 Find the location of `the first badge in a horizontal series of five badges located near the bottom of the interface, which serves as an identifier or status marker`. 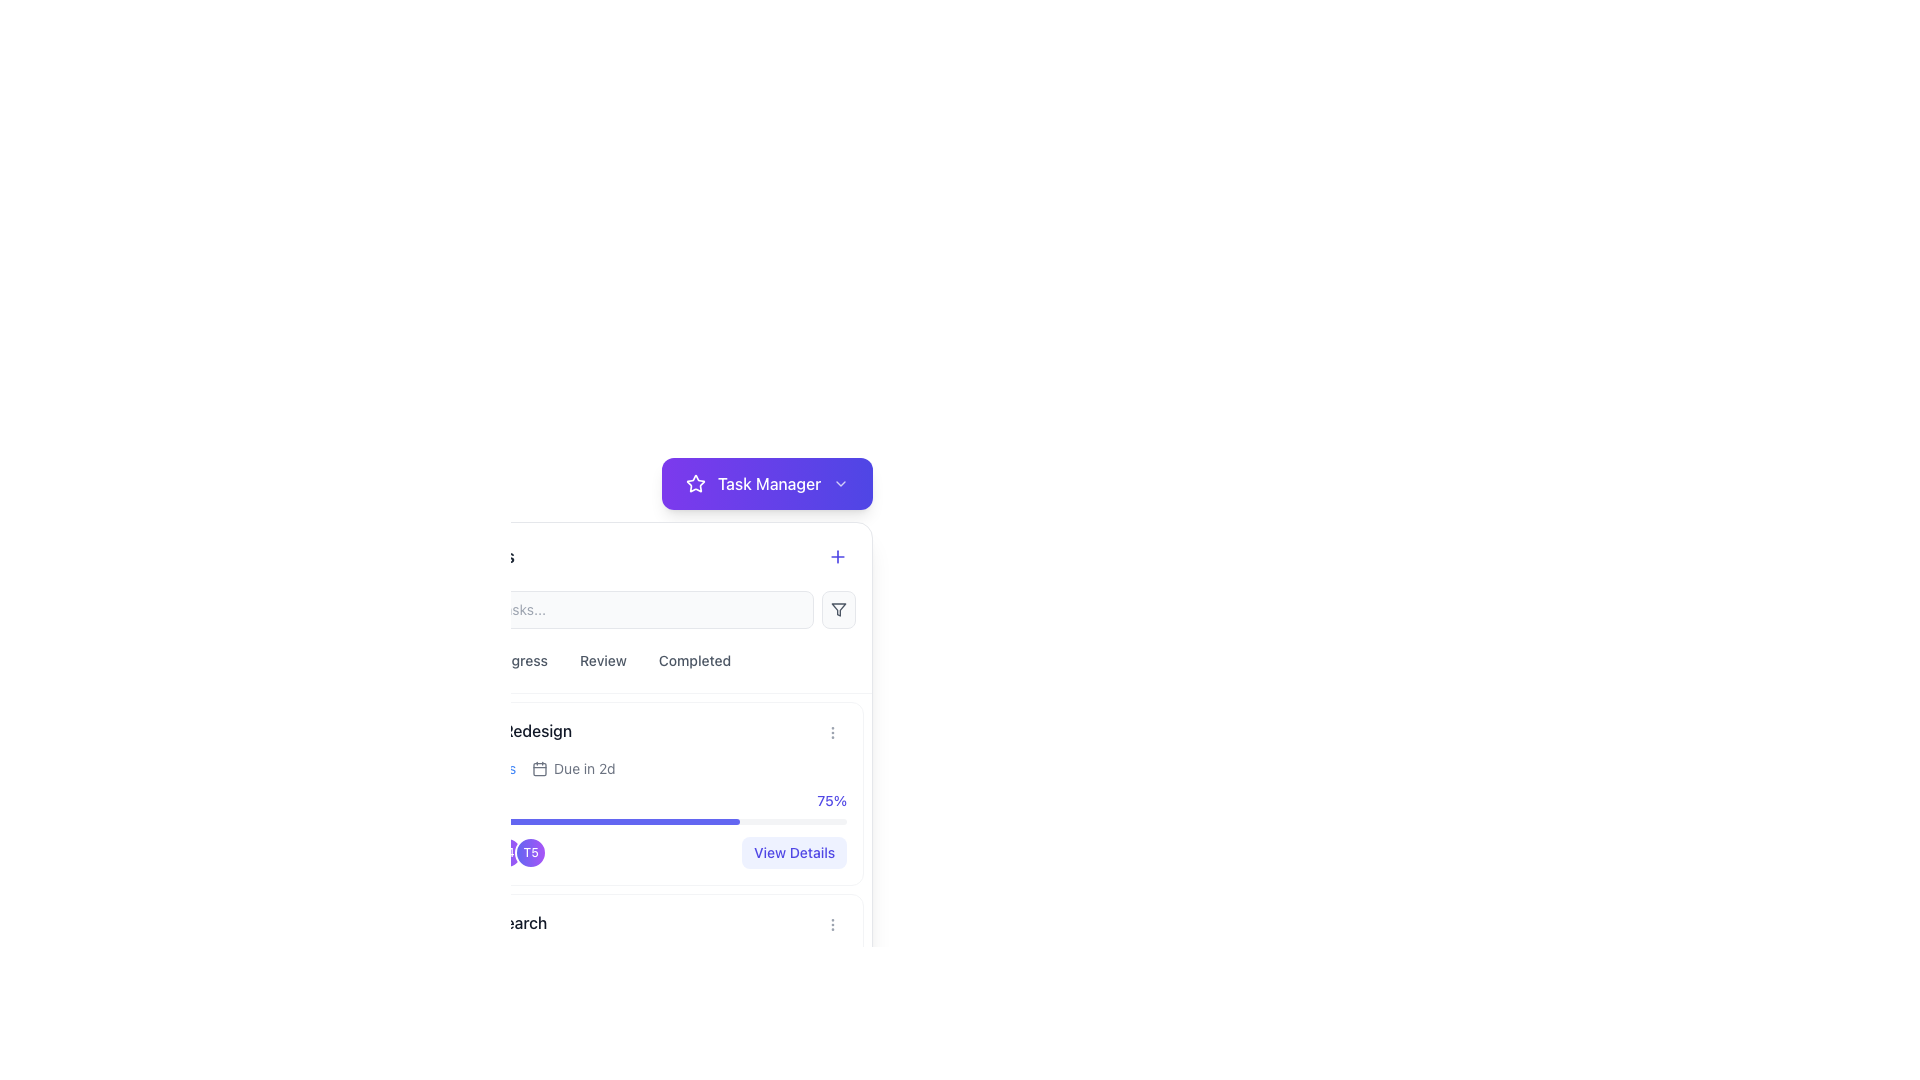

the first badge in a horizontal series of five badges located near the bottom of the interface, which serves as an identifier or status marker is located at coordinates (434, 852).